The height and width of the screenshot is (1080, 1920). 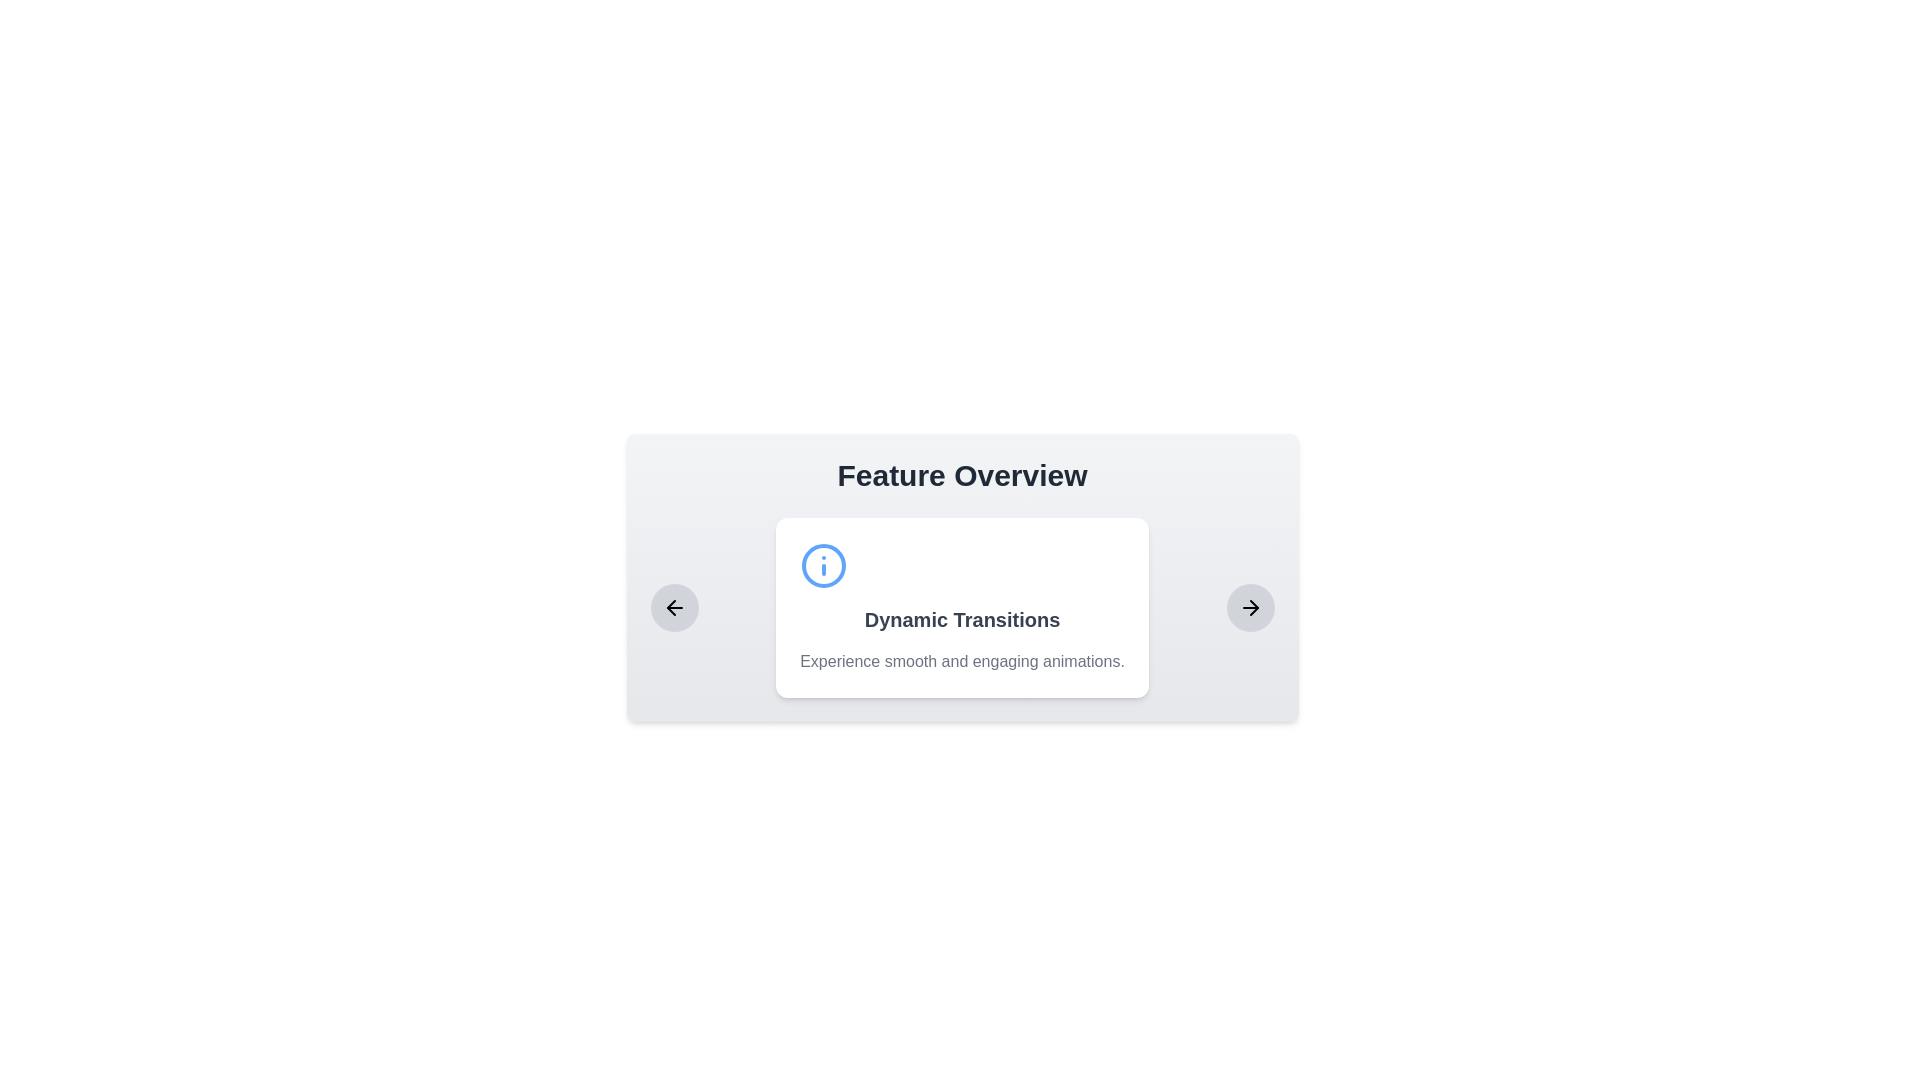 I want to click on the backward-pointing arrowhead icon located in the left-hand navigation area of the 'Feature Overview' card, so click(x=671, y=607).